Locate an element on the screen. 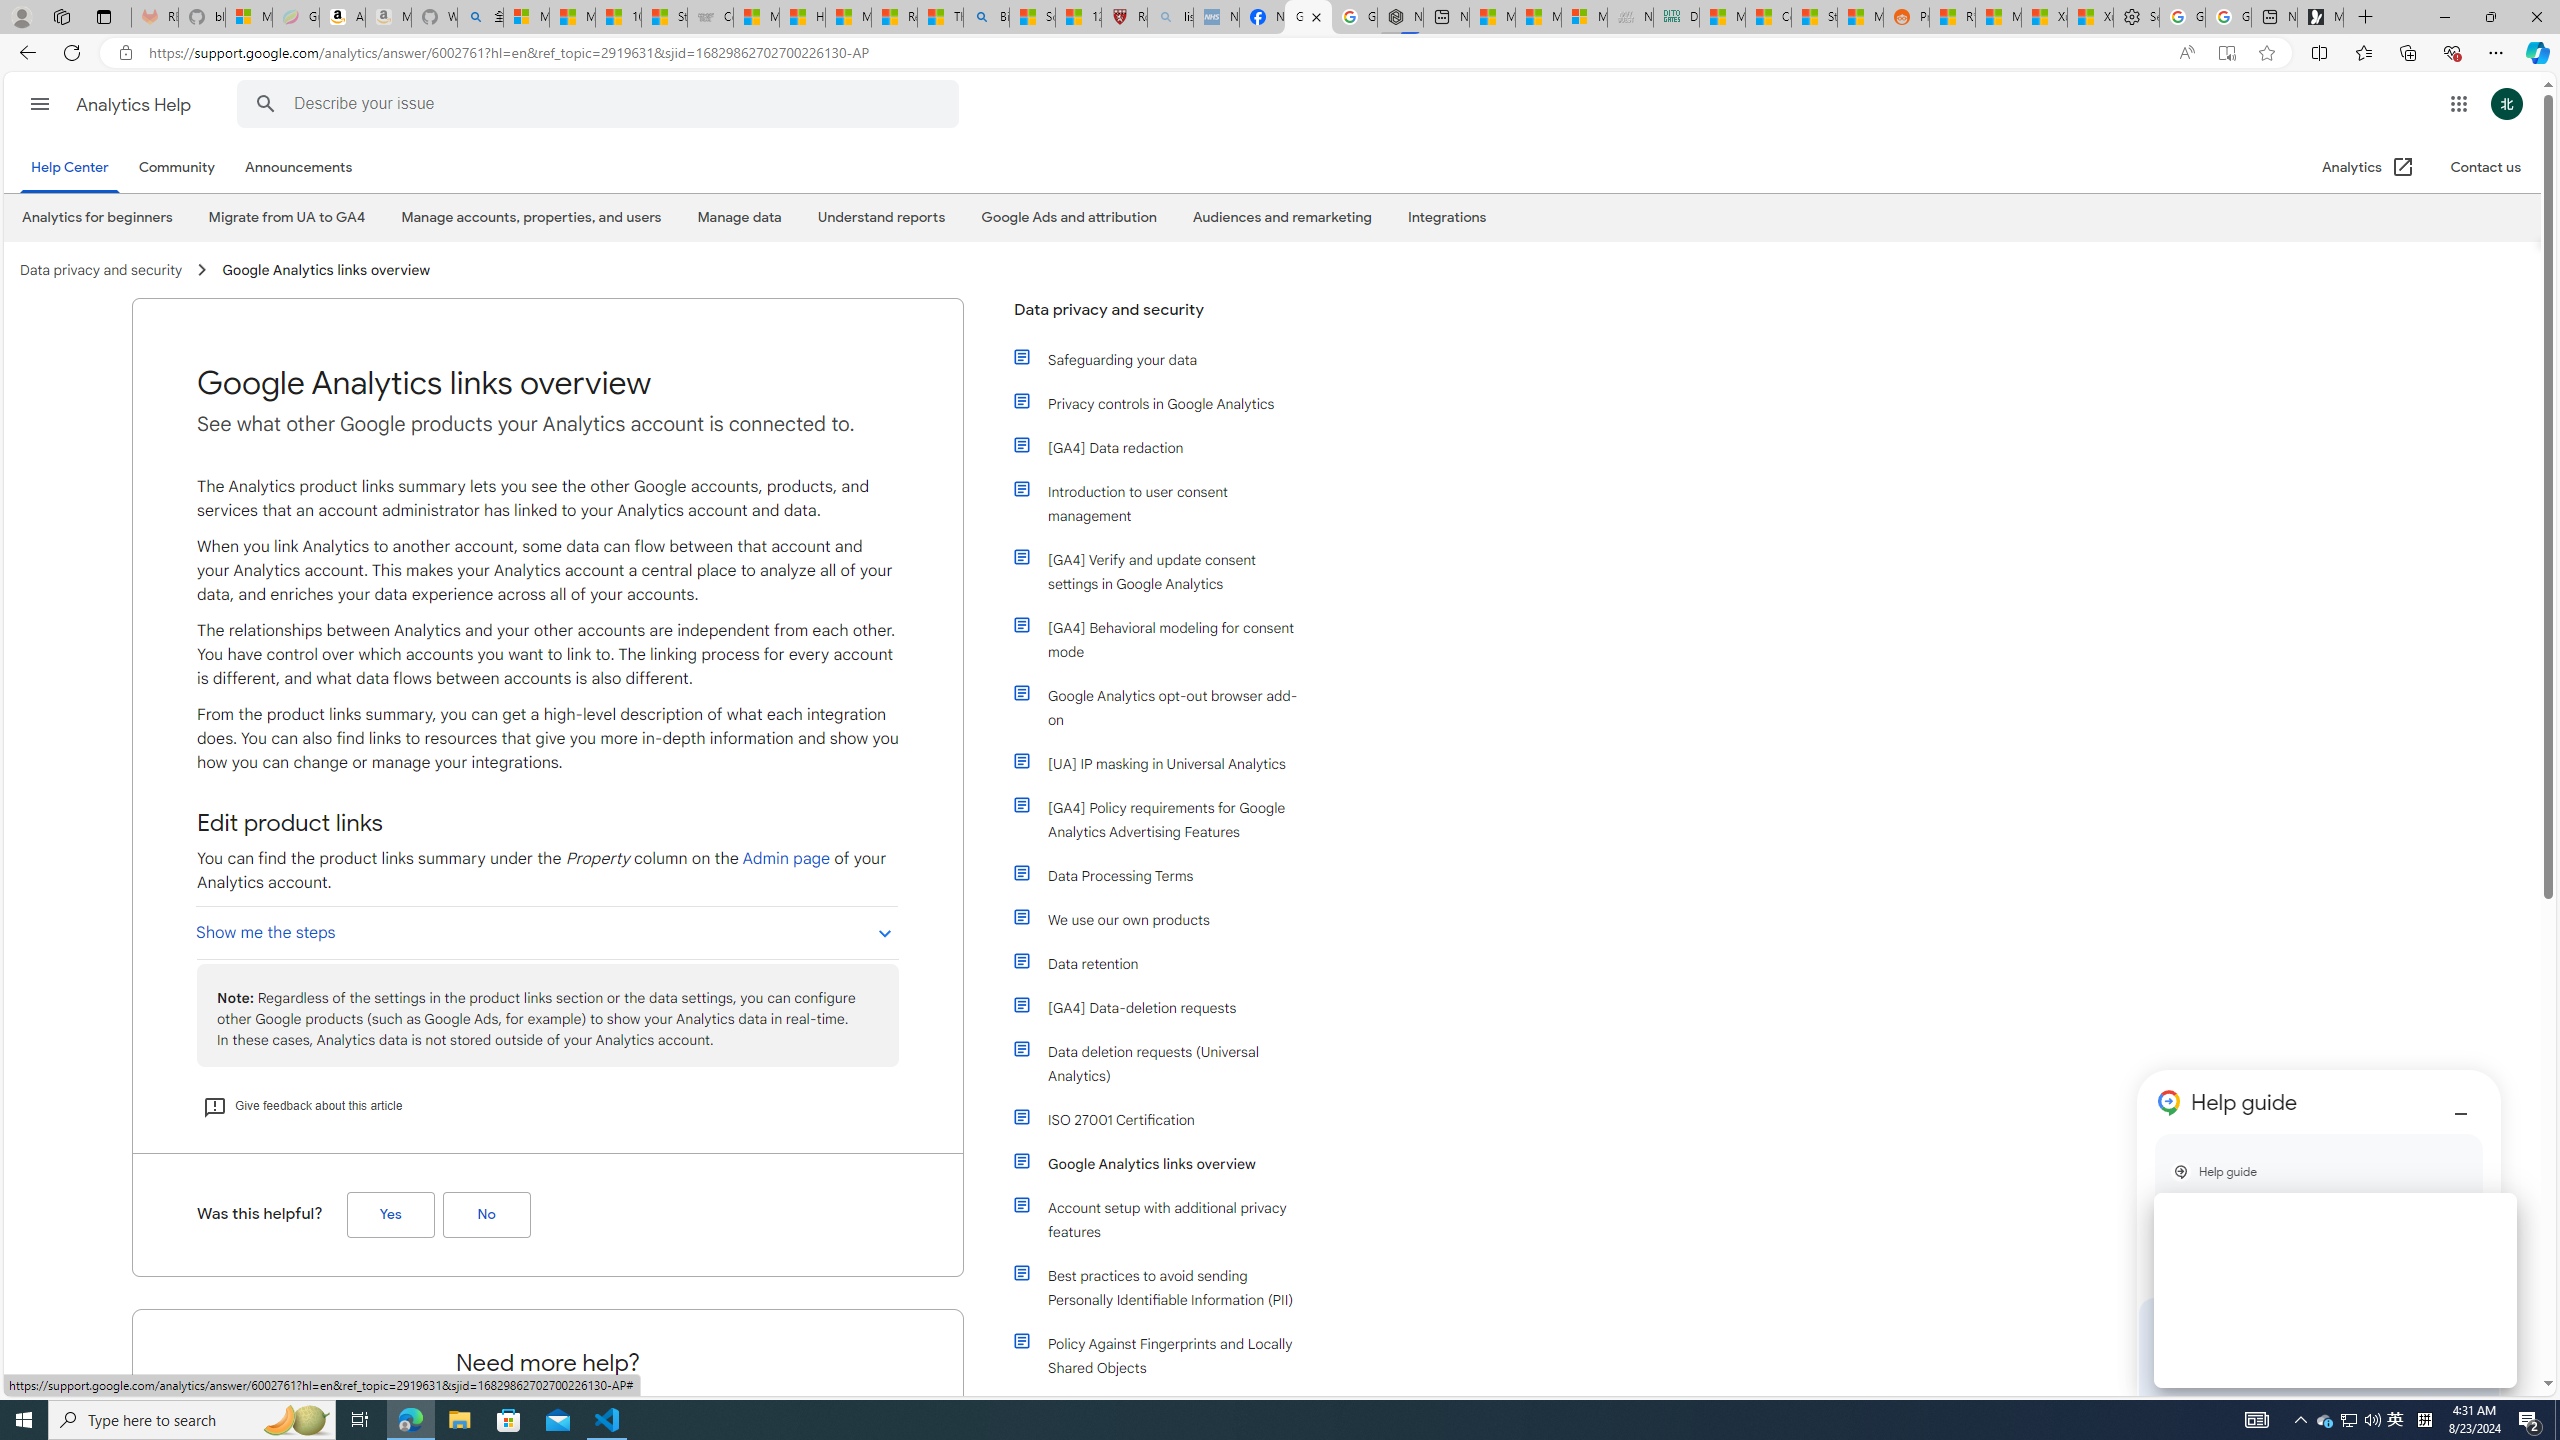 This screenshot has height=1440, width=2560. 'Migrate from UA to GA4' is located at coordinates (285, 218).